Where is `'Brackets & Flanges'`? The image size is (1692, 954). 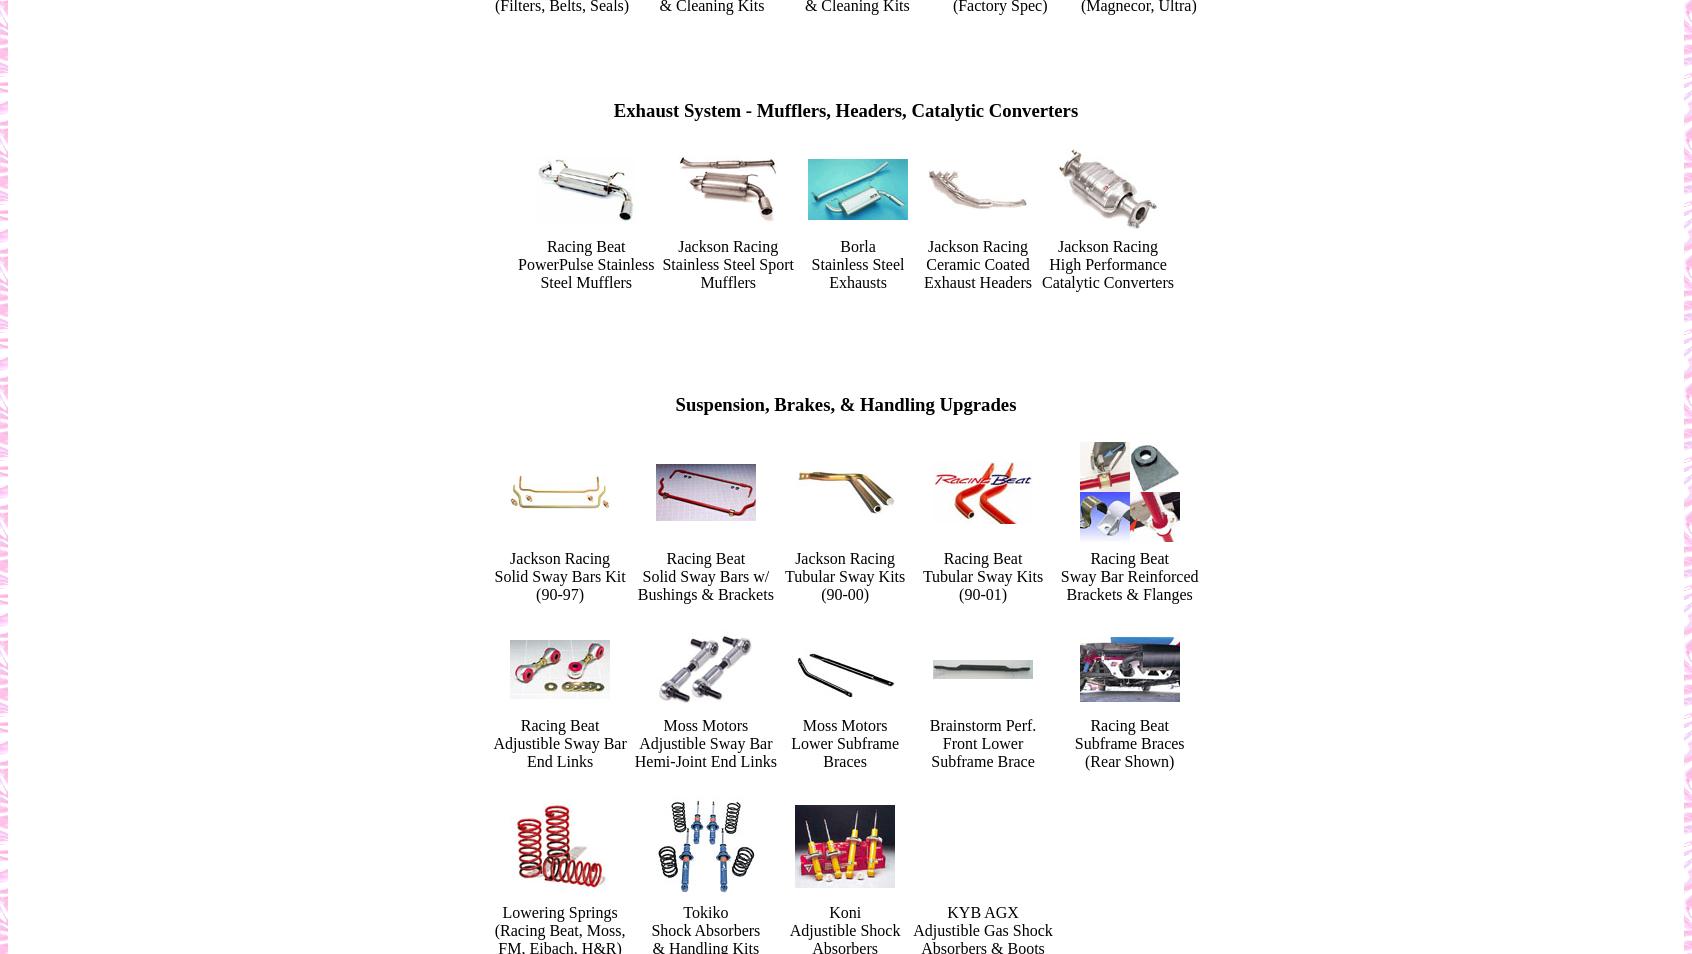
'Brackets & Flanges' is located at coordinates (1128, 593).